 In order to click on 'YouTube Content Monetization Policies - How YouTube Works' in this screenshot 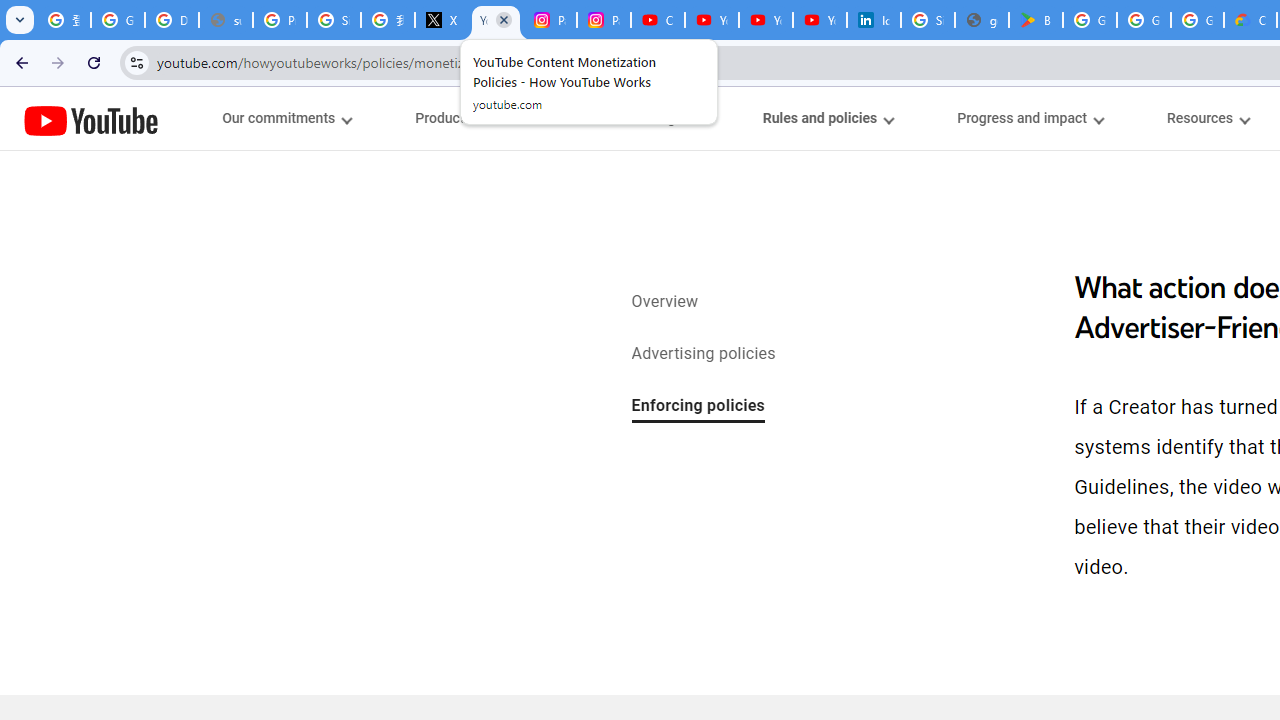, I will do `click(496, 20)`.